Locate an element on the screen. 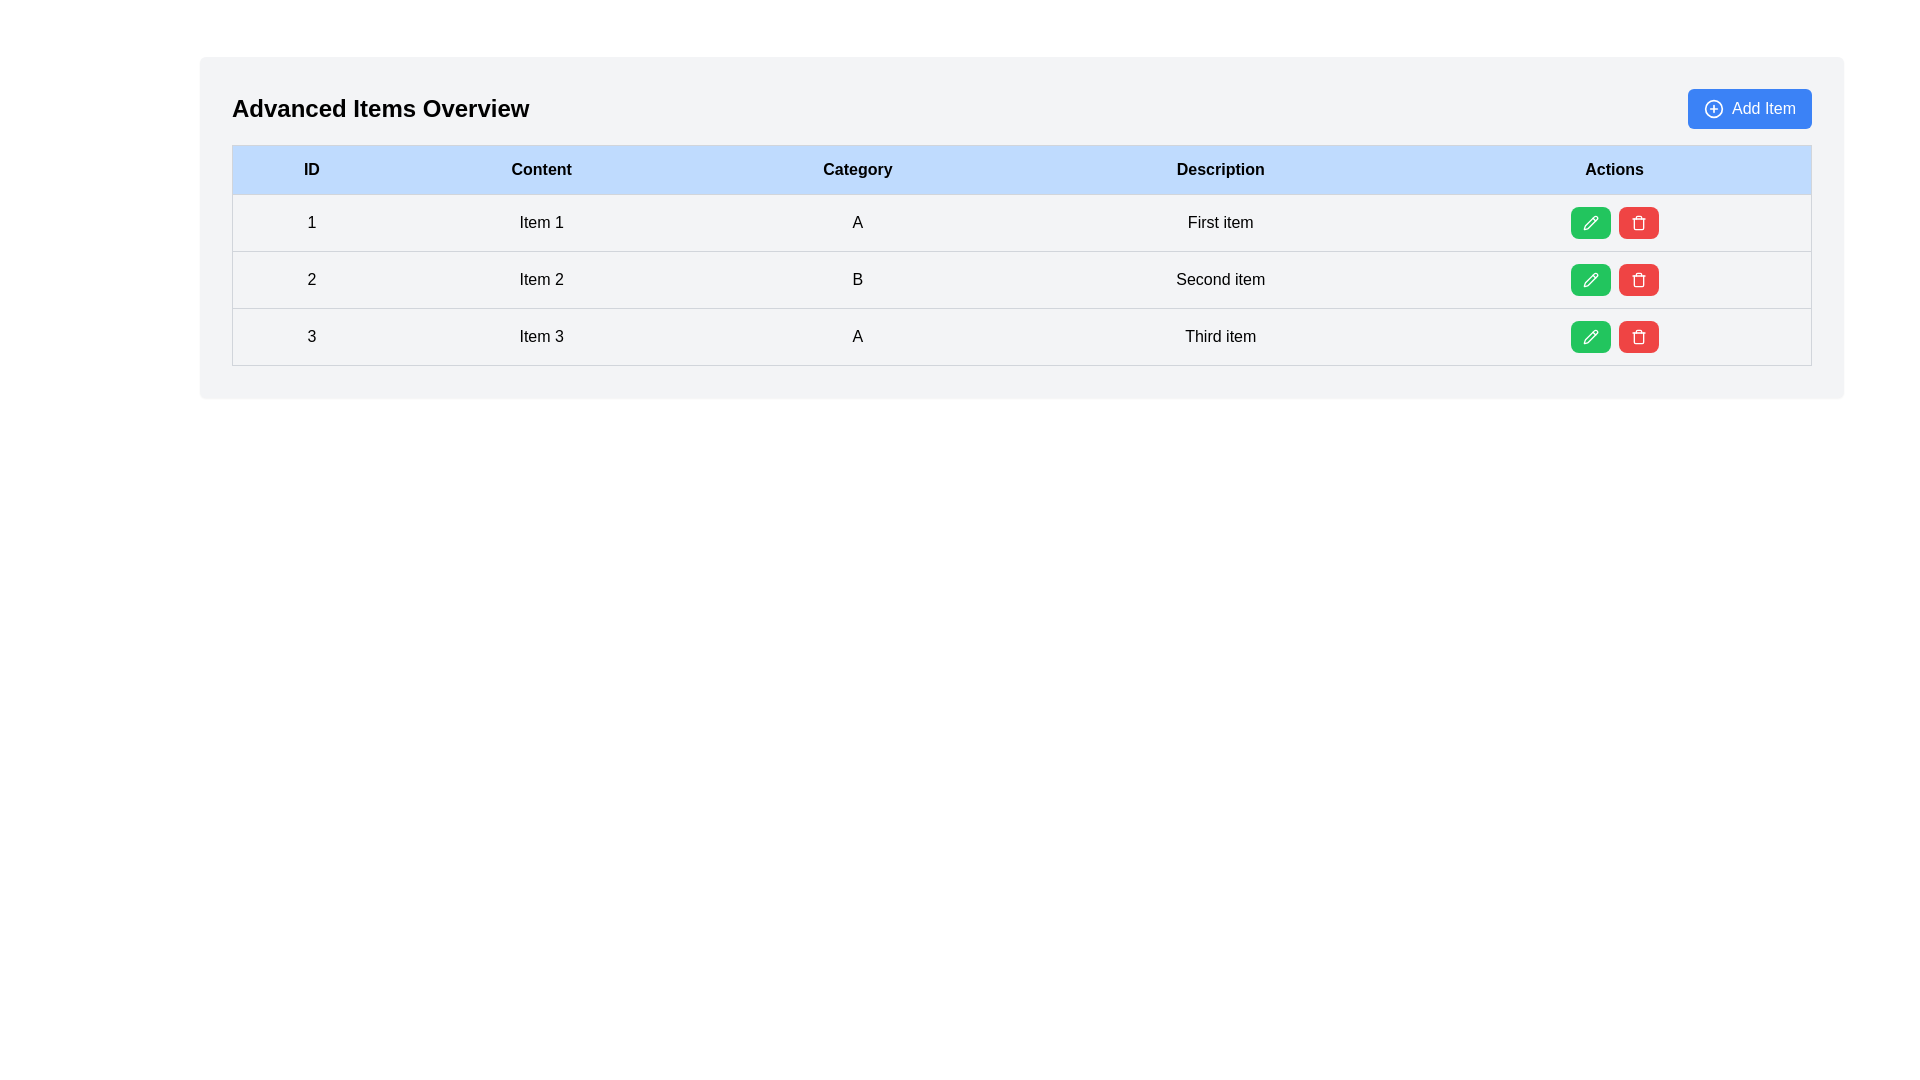  the text label displaying the numeral '2' in the first cell of the second row under the 'ID' column for detailed accessibility description is located at coordinates (310, 280).